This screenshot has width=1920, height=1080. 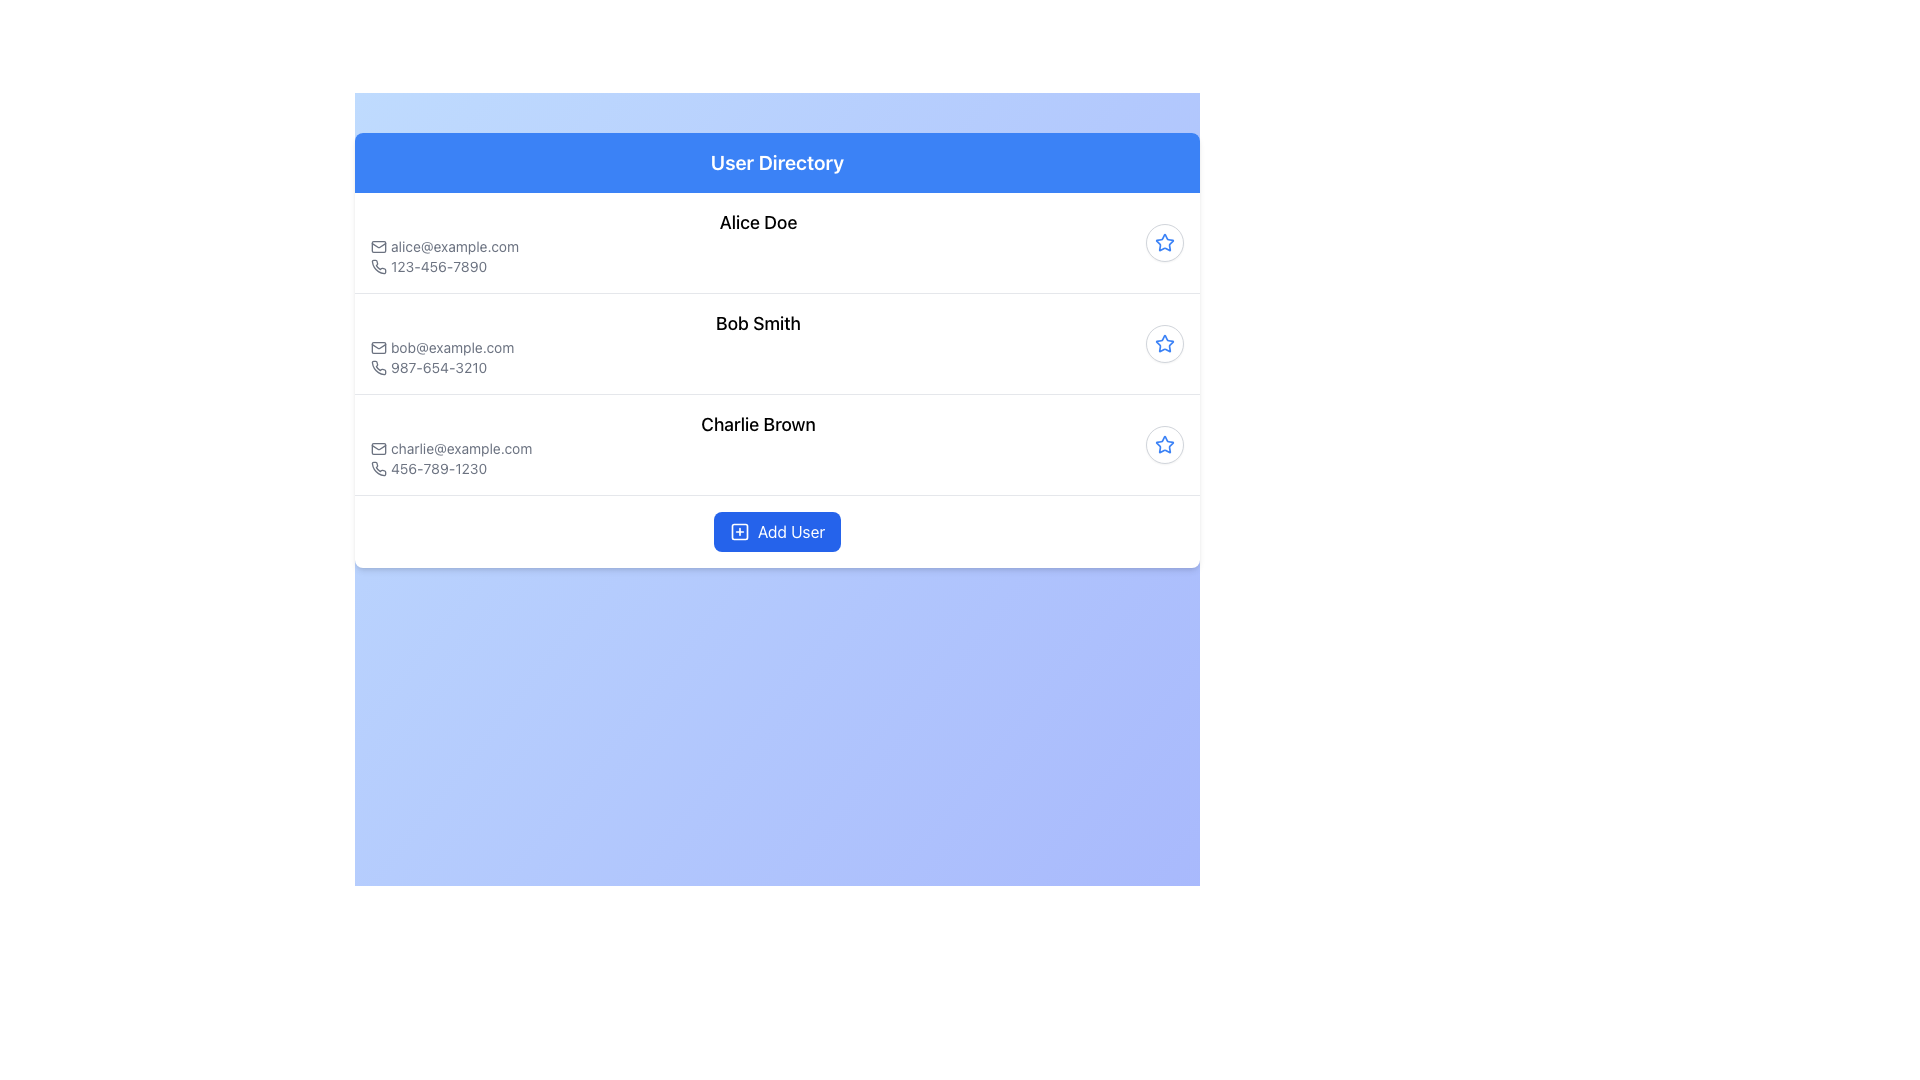 What do you see at coordinates (379, 245) in the screenshot?
I see `the email icon that visually indicates the email address 'alice@example.com', positioned at the start of the text line in the user details list` at bounding box center [379, 245].